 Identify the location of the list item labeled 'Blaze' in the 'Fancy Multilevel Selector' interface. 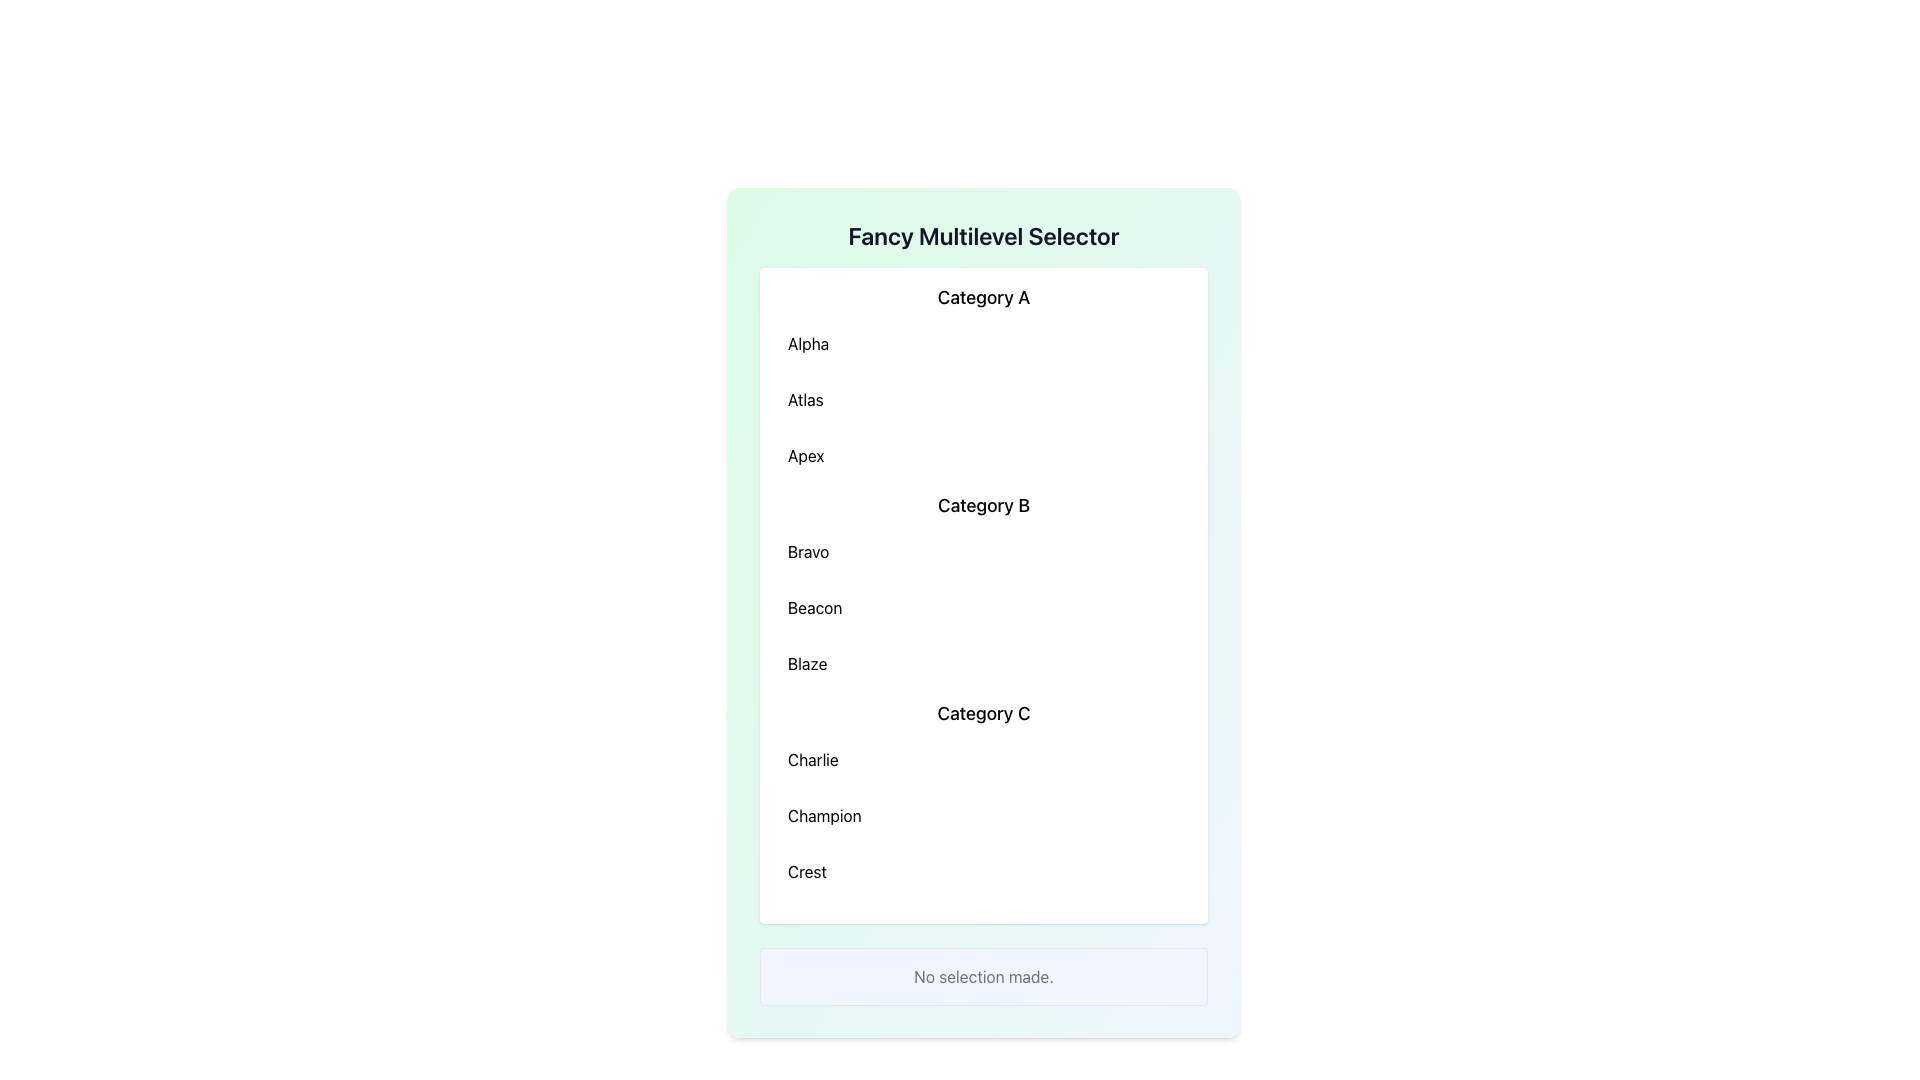
(807, 663).